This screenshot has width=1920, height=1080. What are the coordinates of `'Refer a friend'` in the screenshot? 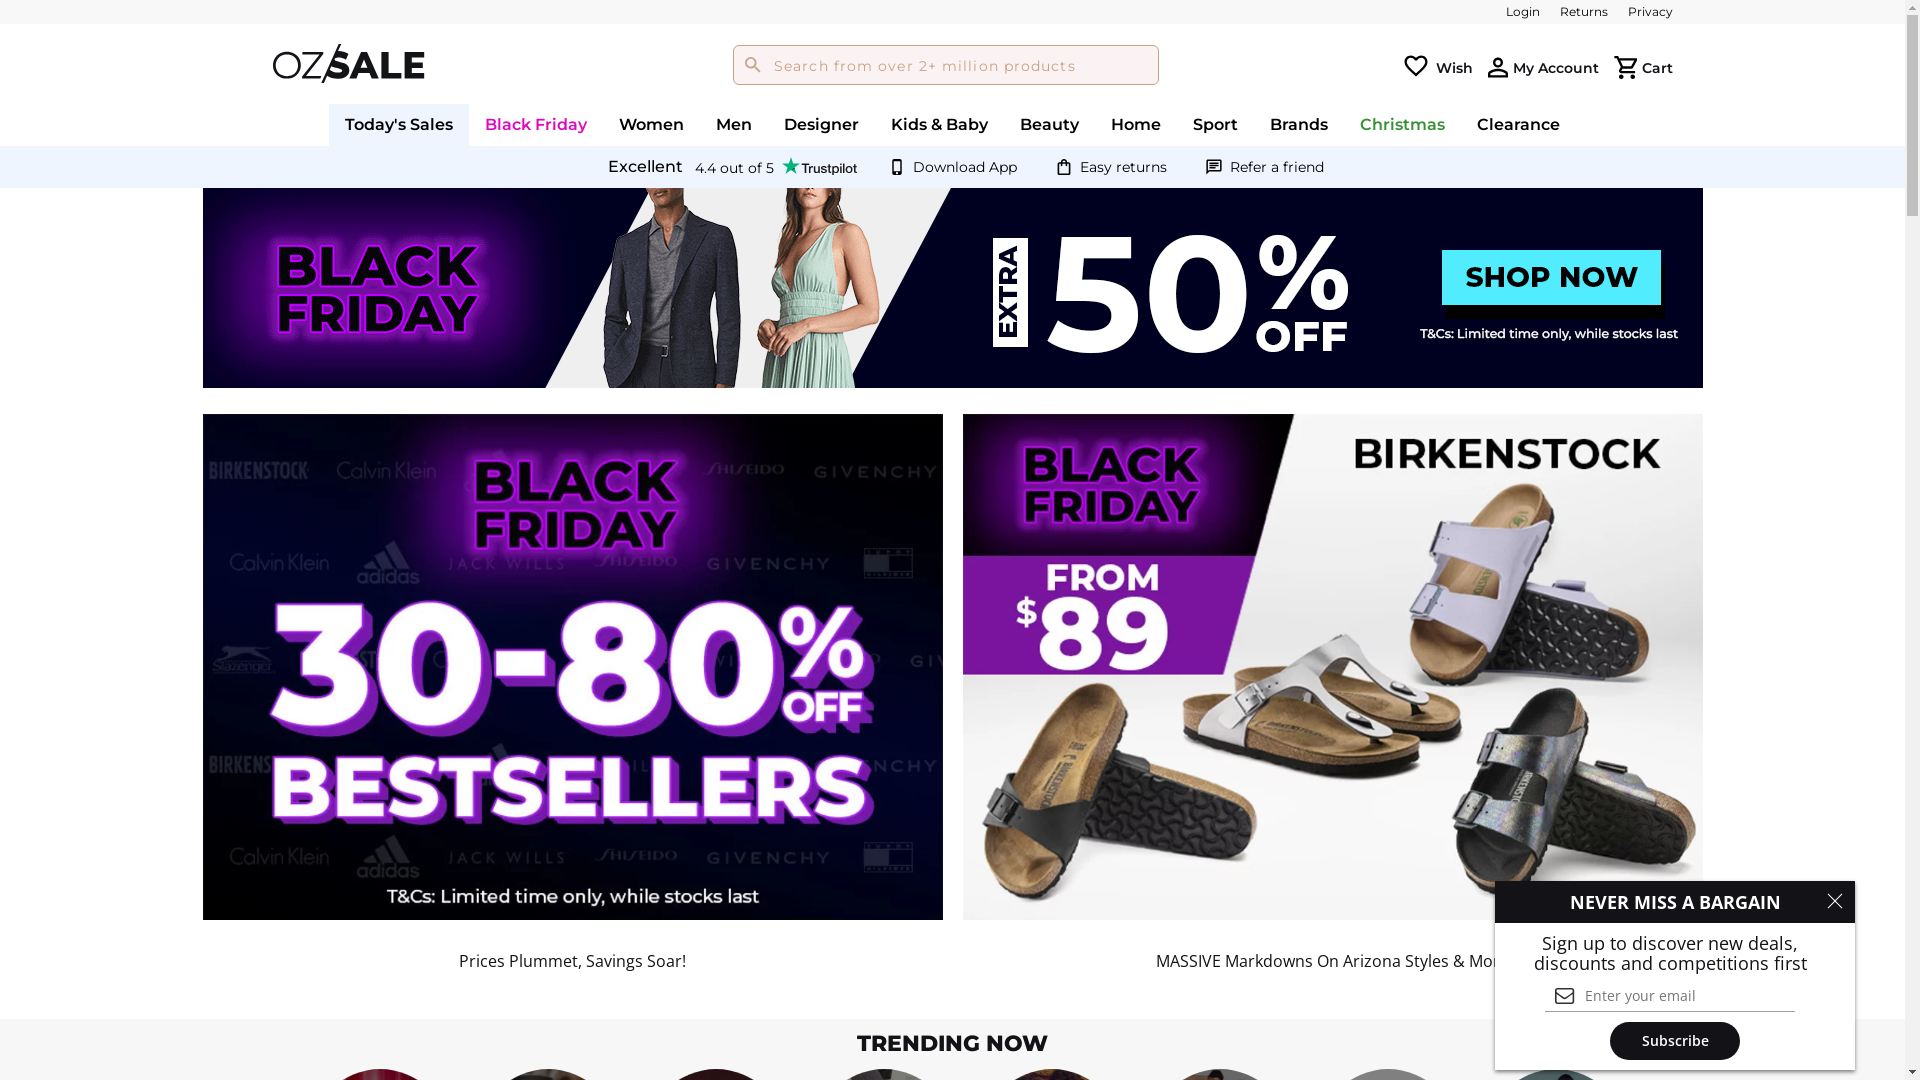 It's located at (1275, 166).